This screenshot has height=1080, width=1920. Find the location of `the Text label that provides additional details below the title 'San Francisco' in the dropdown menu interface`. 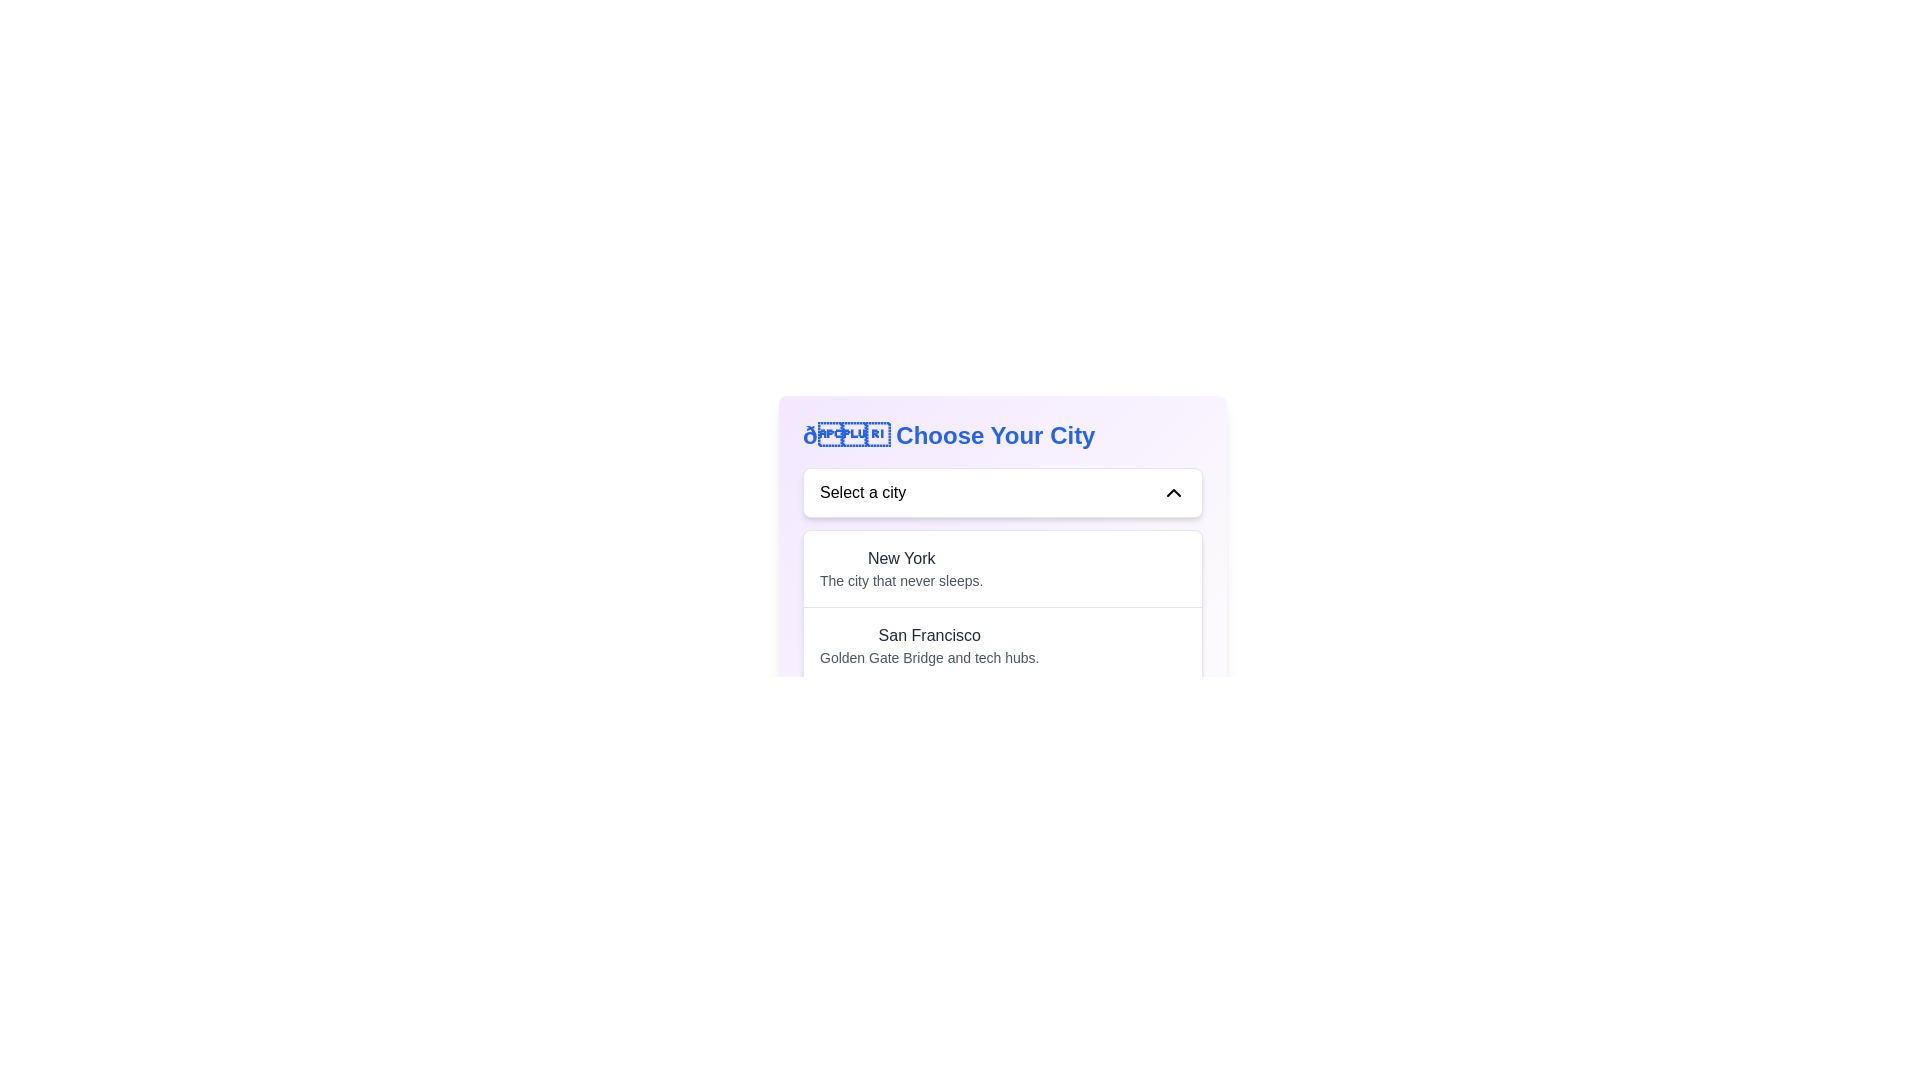

the Text label that provides additional details below the title 'San Francisco' in the dropdown menu interface is located at coordinates (928, 658).